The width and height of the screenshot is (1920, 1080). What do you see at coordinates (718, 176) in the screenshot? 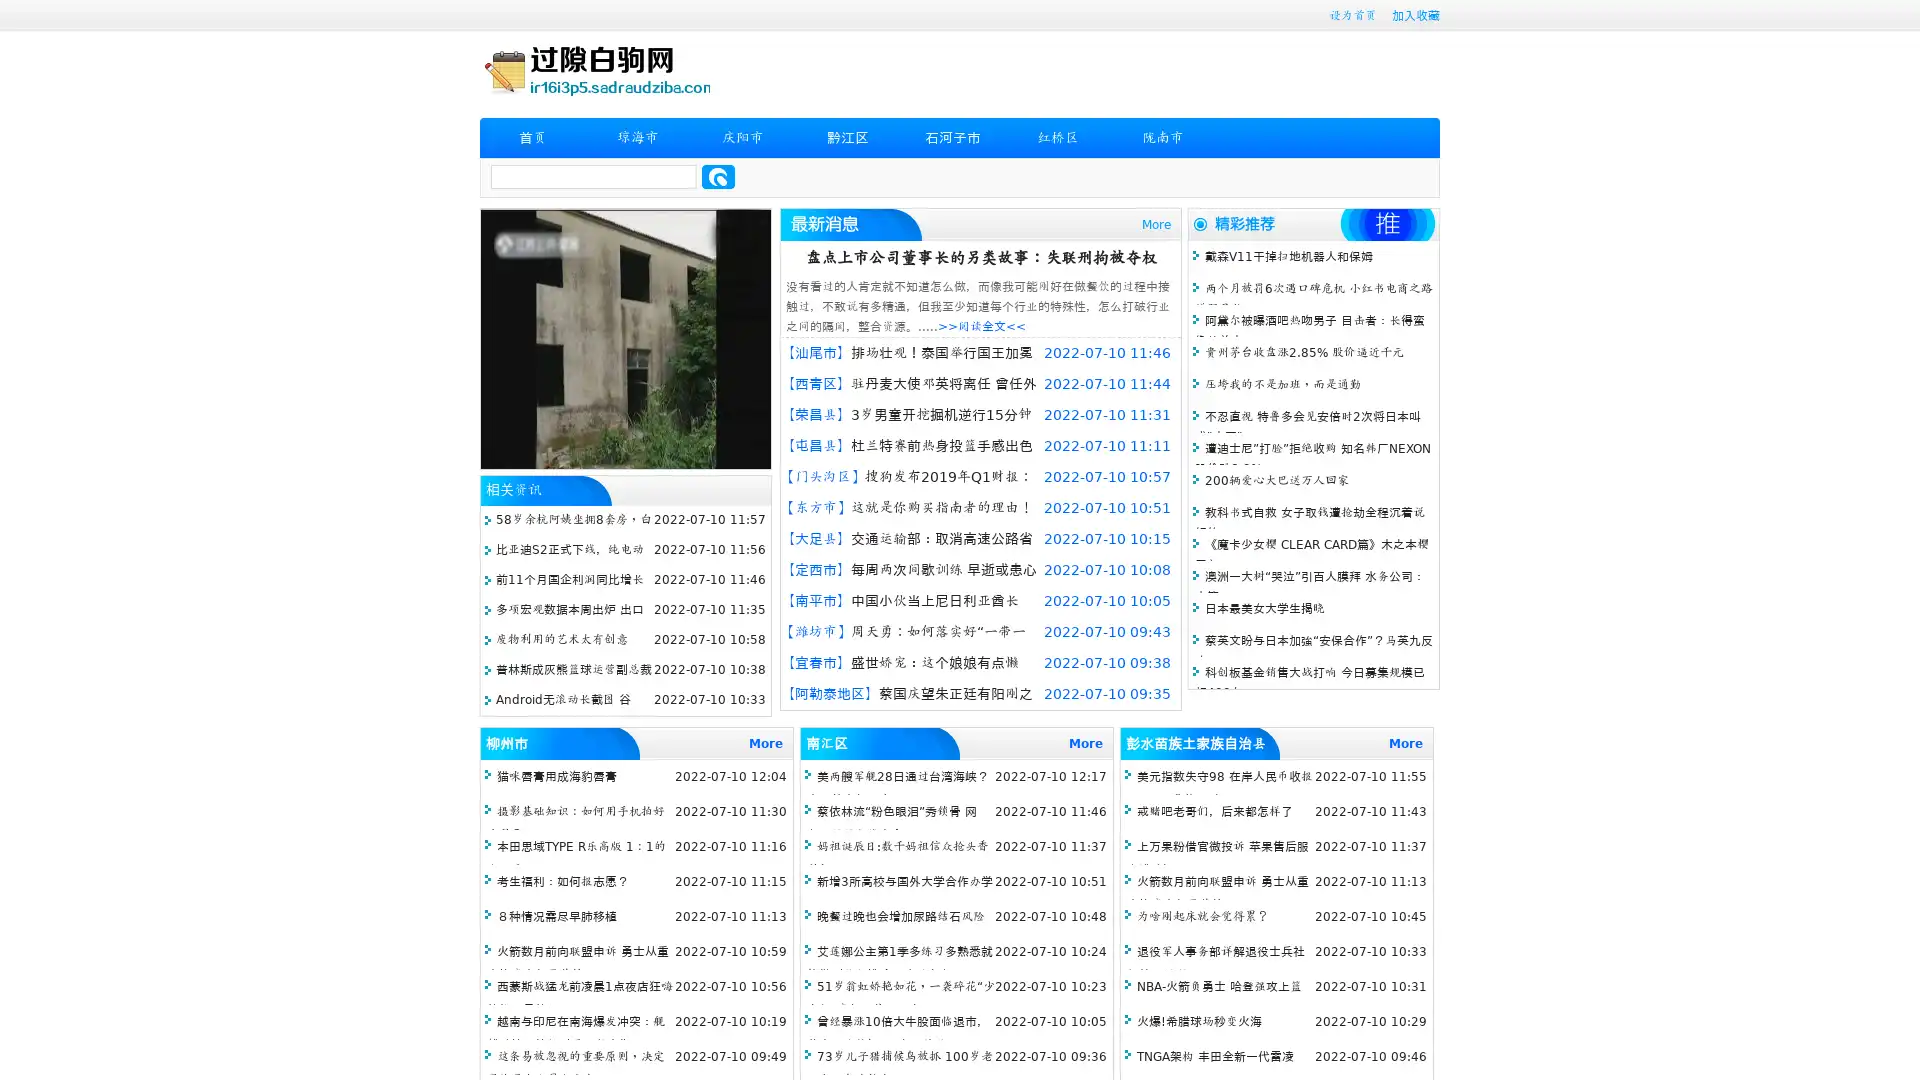
I see `Search` at bounding box center [718, 176].